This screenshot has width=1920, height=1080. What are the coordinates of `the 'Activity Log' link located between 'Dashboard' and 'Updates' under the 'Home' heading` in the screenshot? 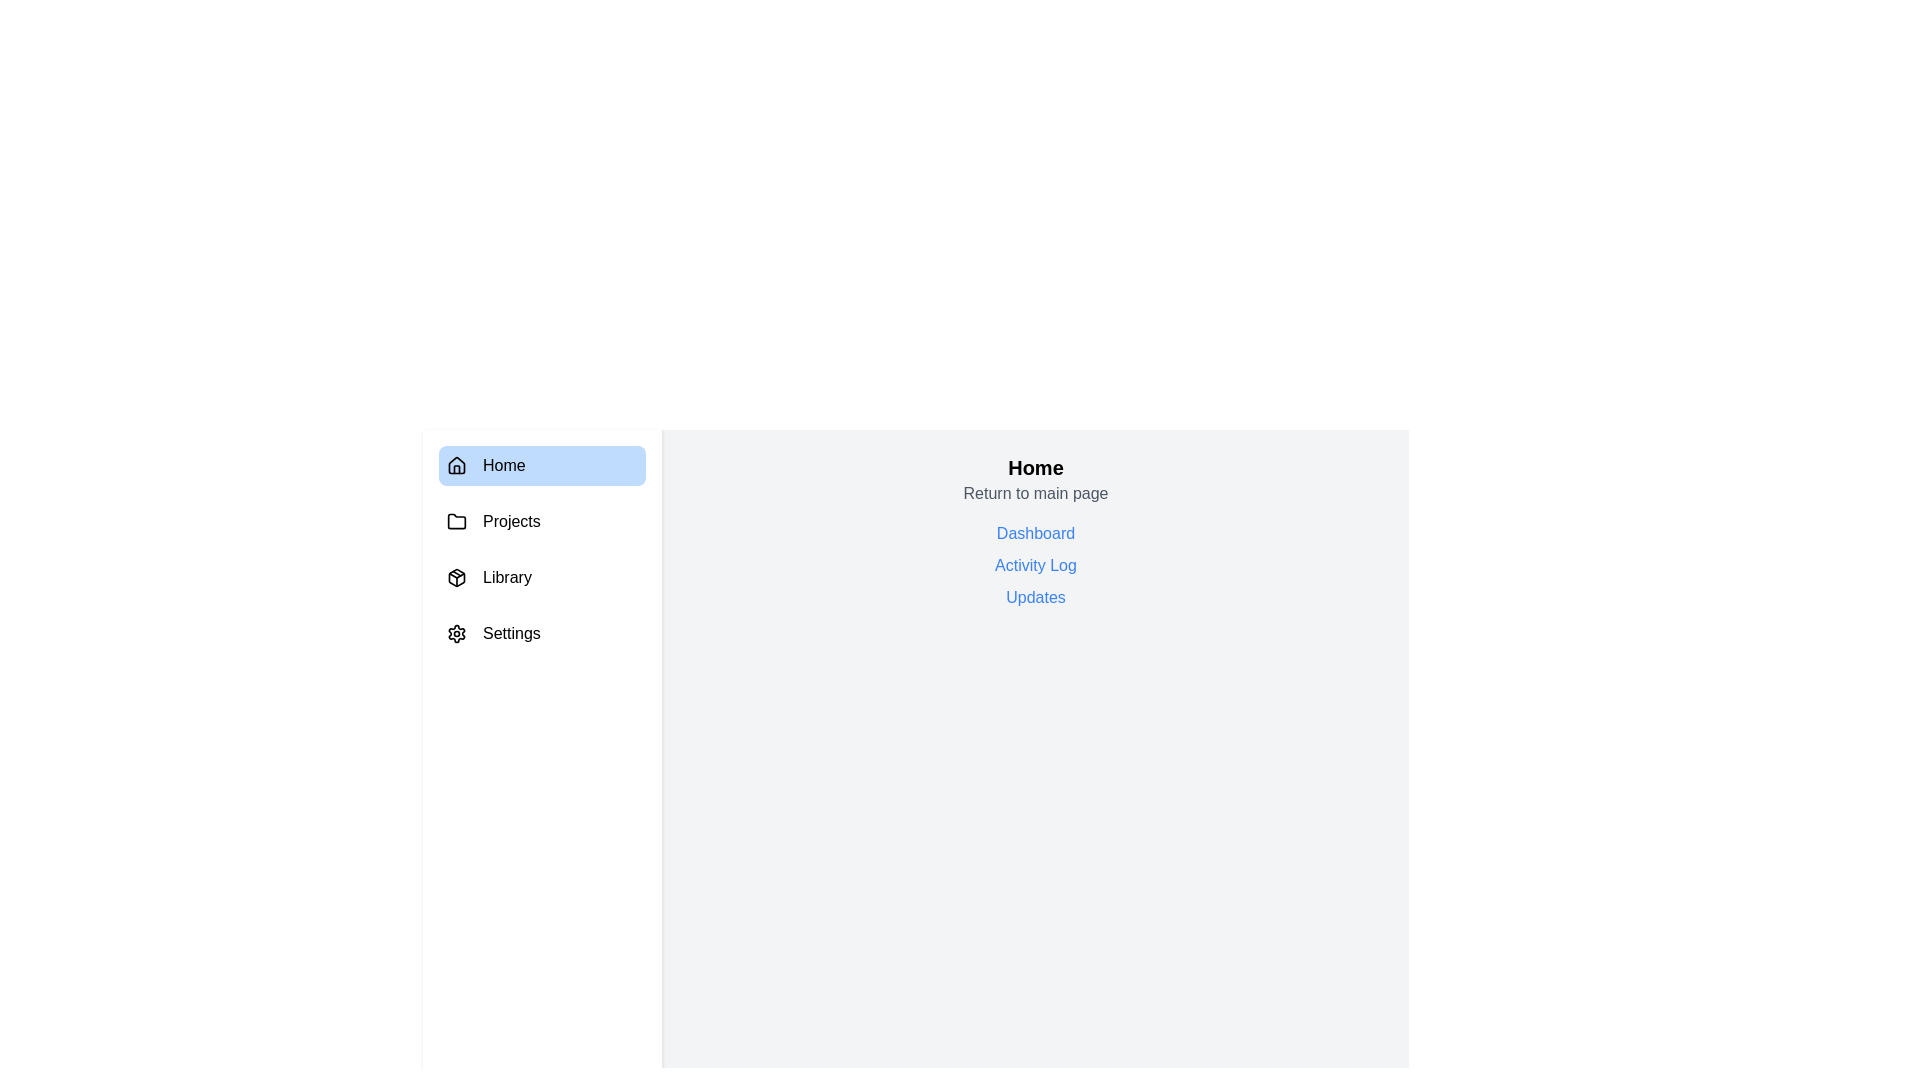 It's located at (1036, 566).